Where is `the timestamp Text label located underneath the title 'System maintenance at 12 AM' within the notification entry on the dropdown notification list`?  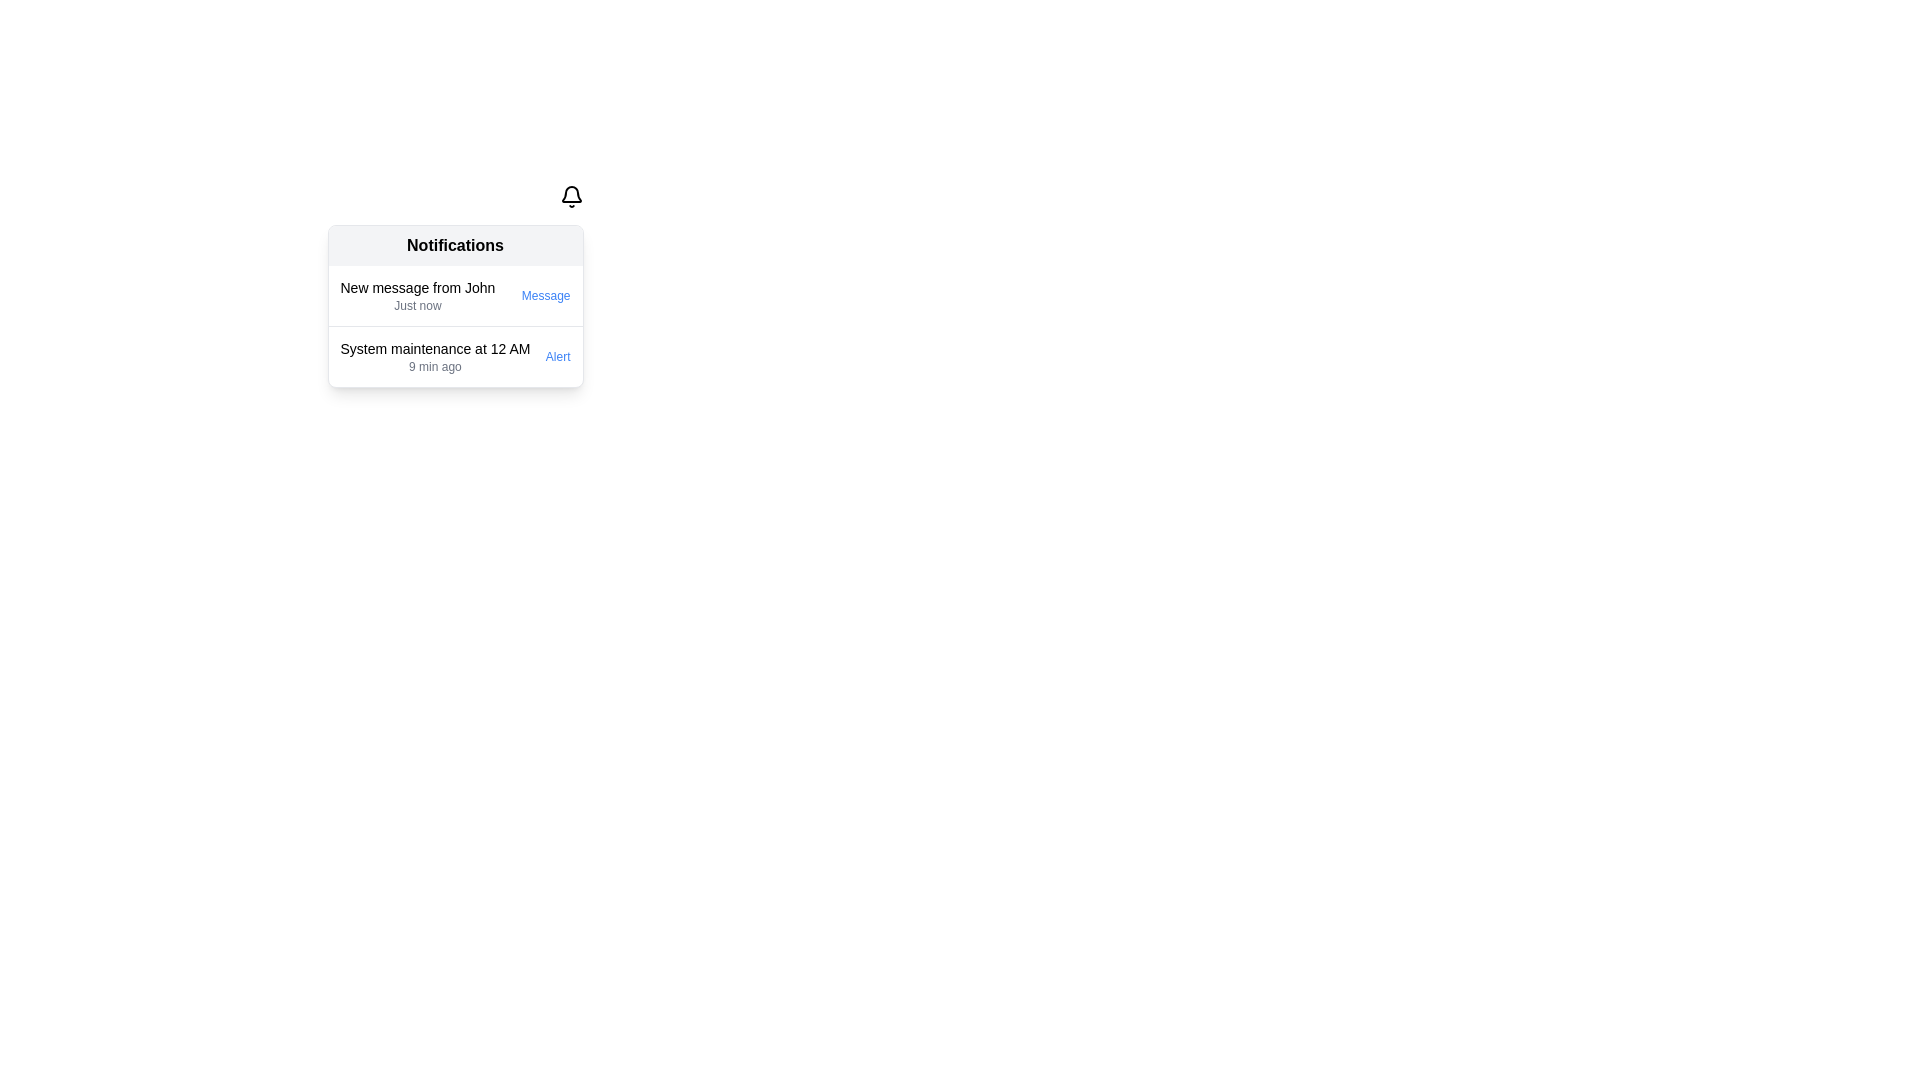 the timestamp Text label located underneath the title 'System maintenance at 12 AM' within the notification entry on the dropdown notification list is located at coordinates (434, 366).